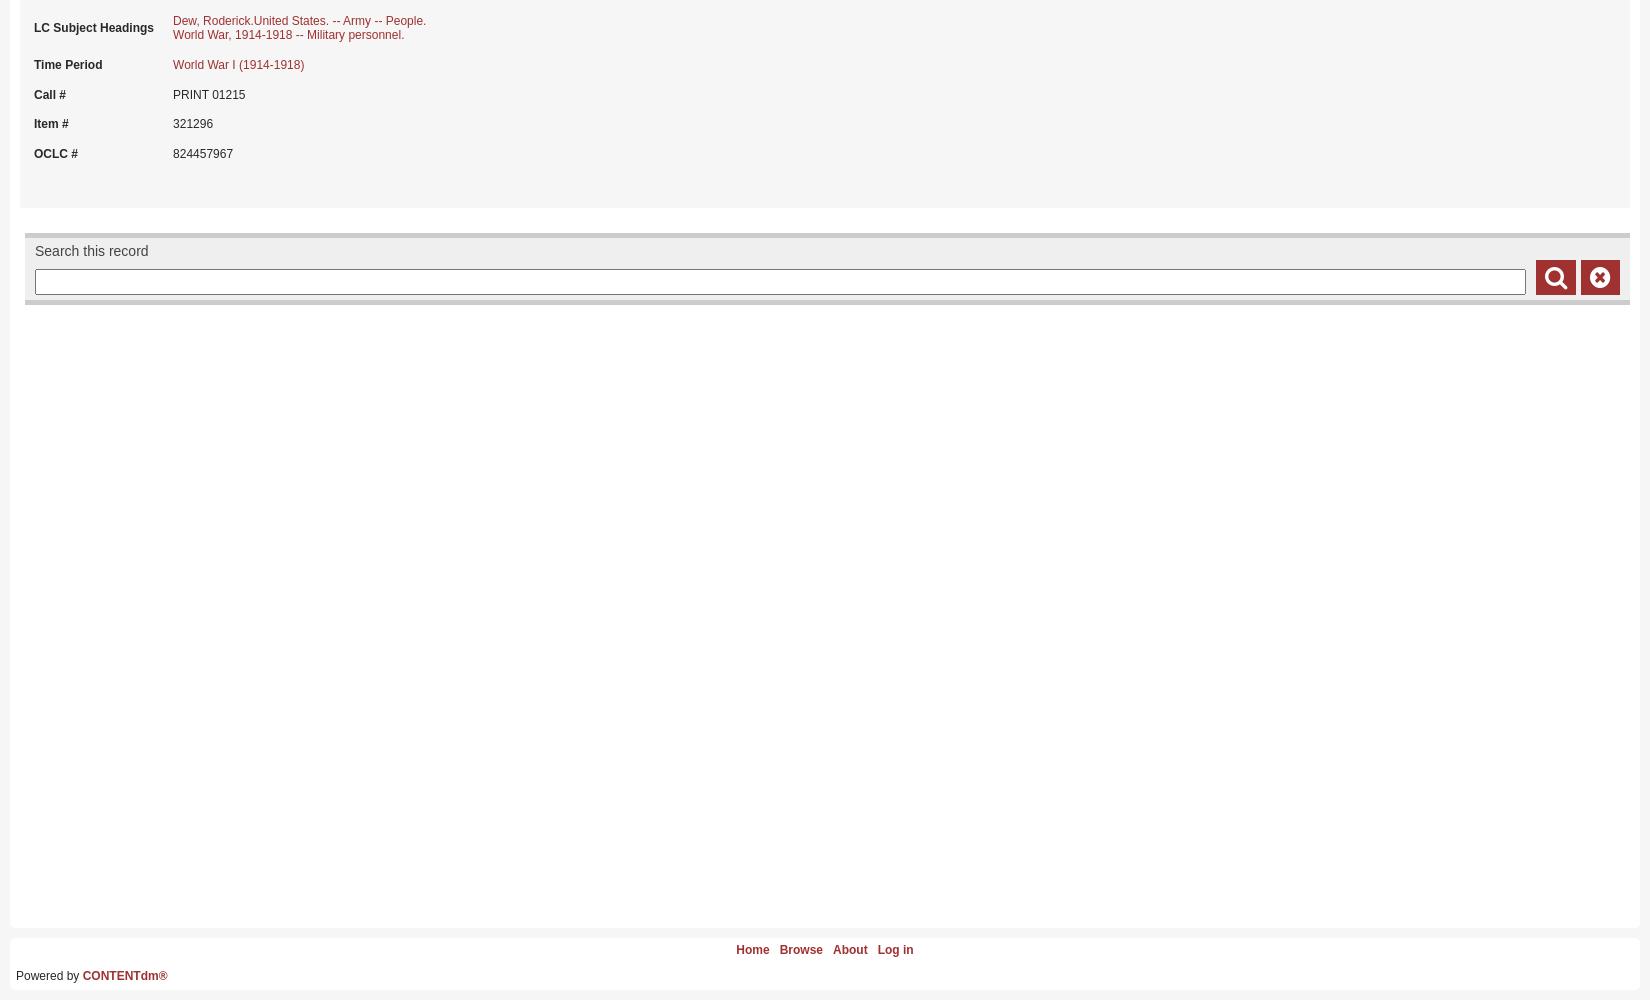 This screenshot has height=1000, width=1650. What do you see at coordinates (91, 250) in the screenshot?
I see `'Search this record'` at bounding box center [91, 250].